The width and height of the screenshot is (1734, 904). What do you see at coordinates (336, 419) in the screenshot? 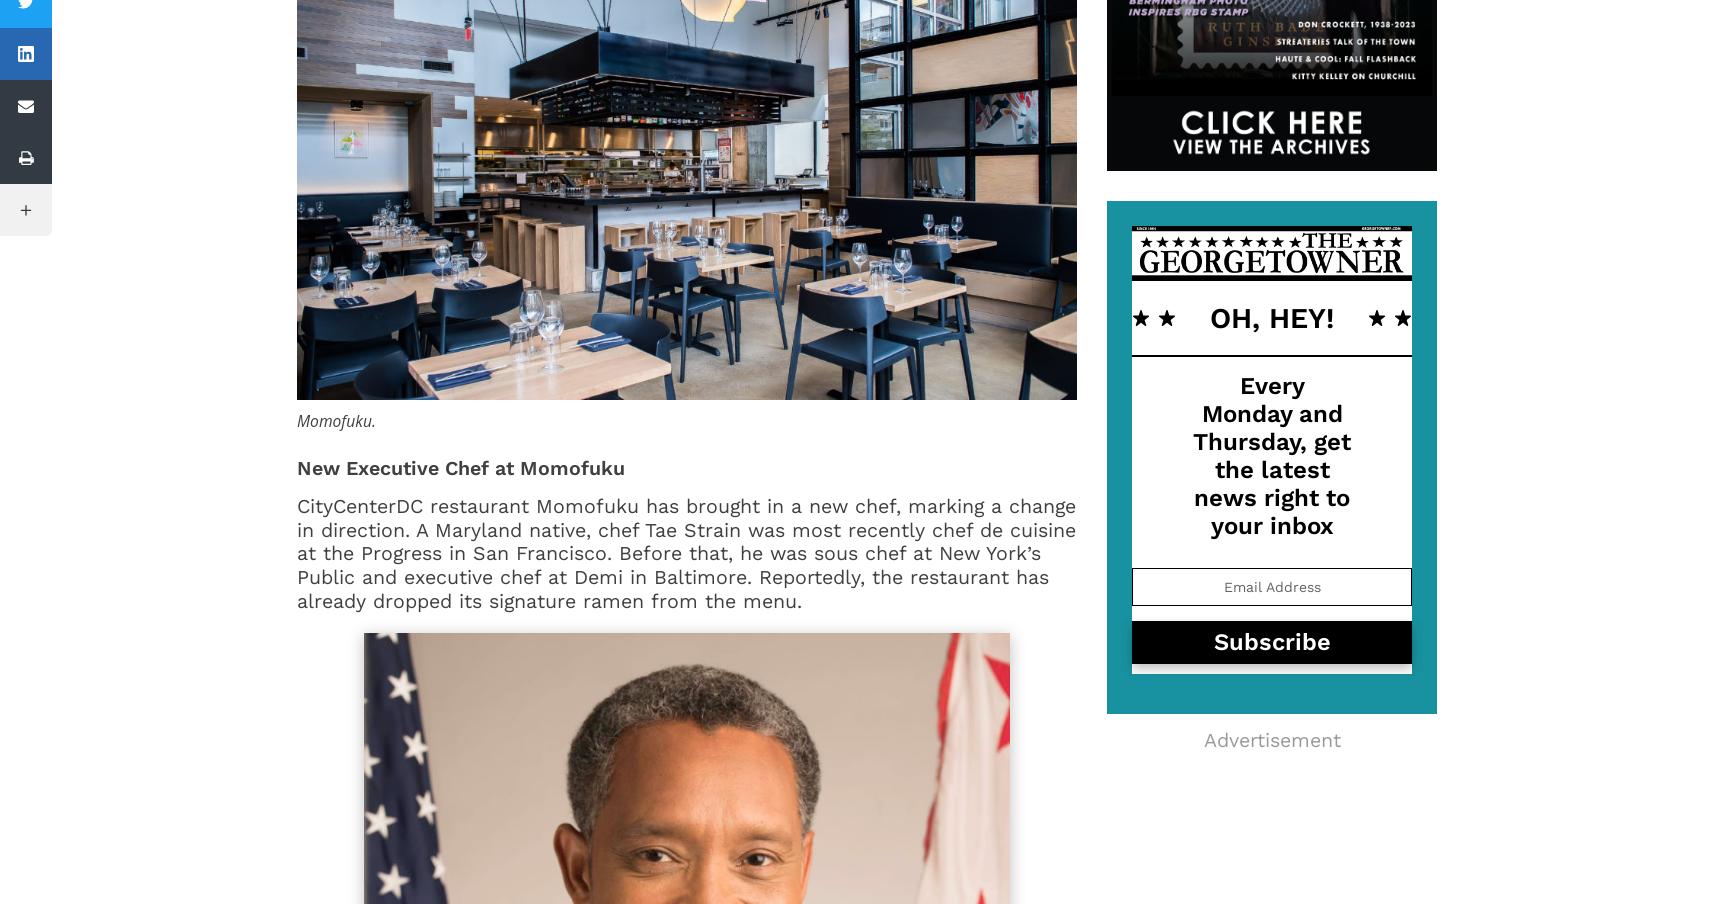
I see `'Momofuku.'` at bounding box center [336, 419].